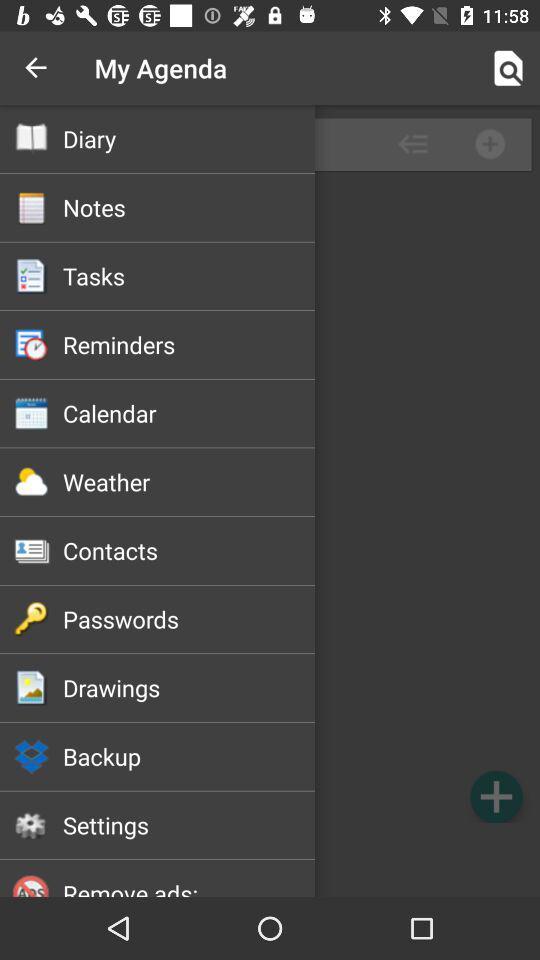 The image size is (540, 960). What do you see at coordinates (189, 618) in the screenshot?
I see `passwords item` at bounding box center [189, 618].